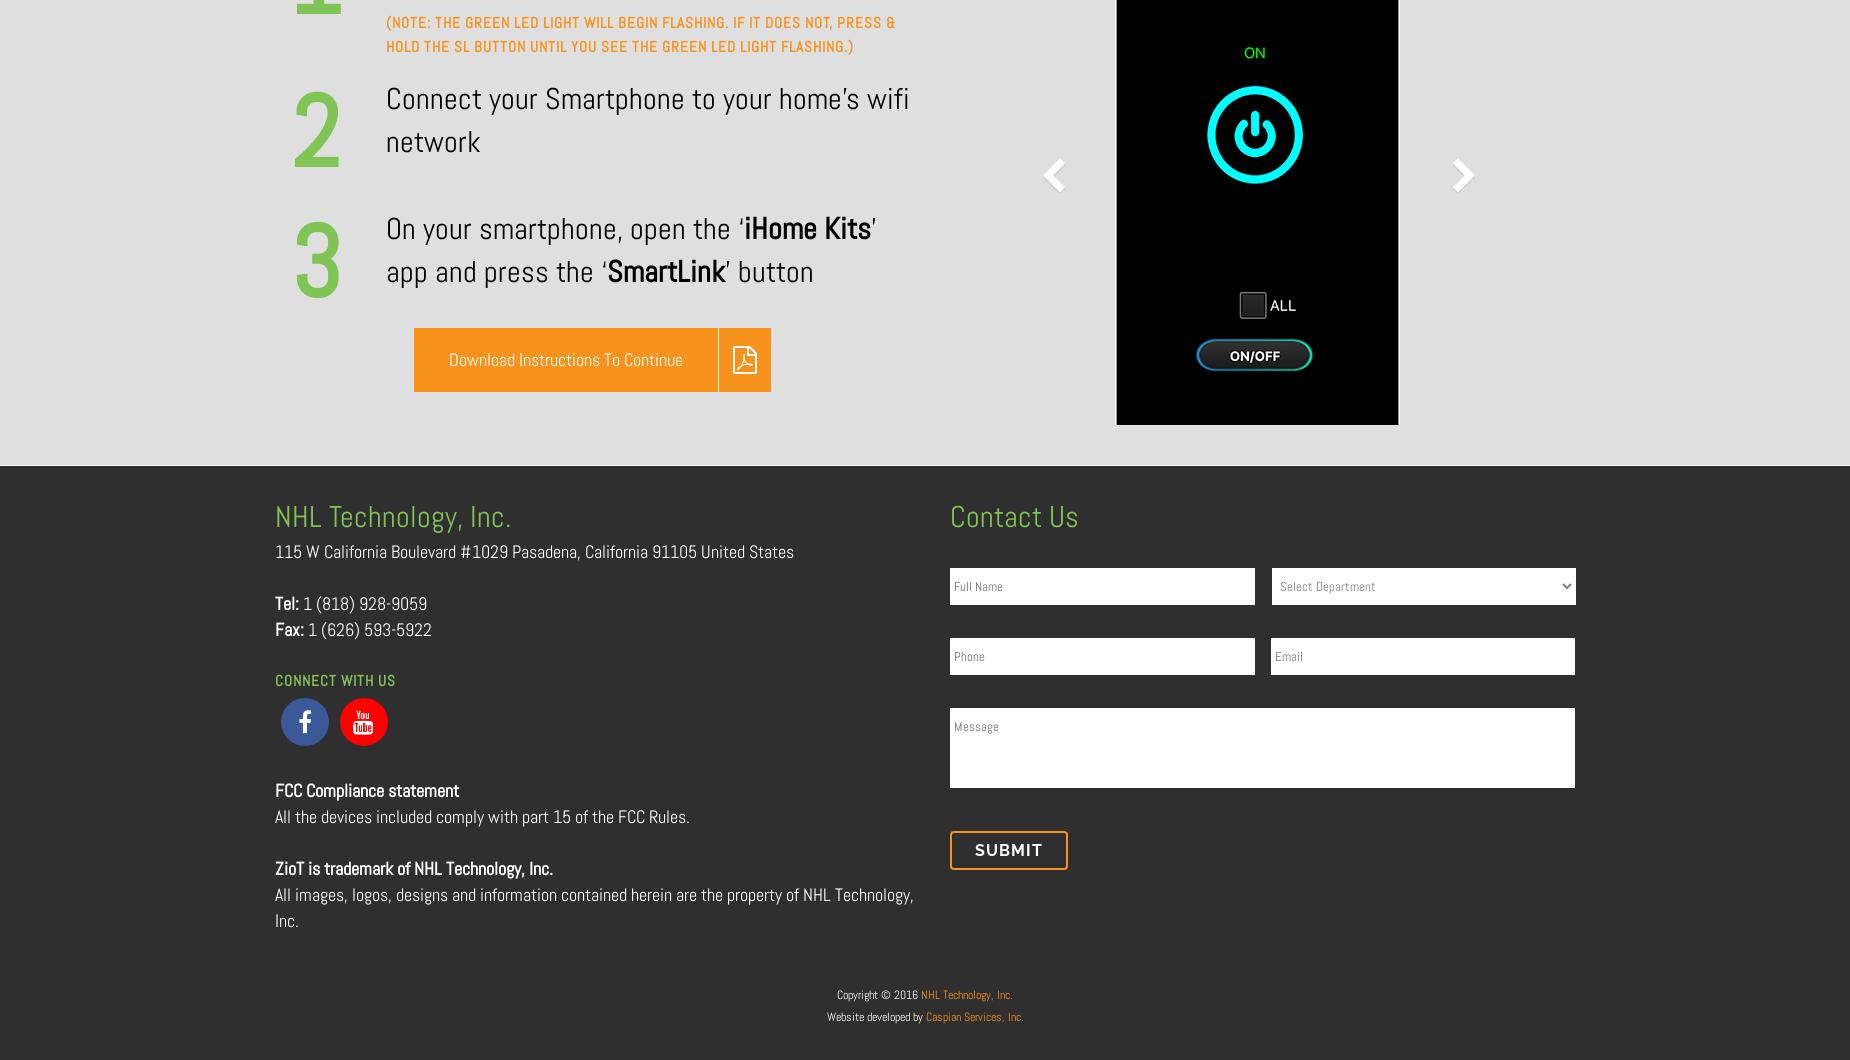 Image resolution: width=1850 pixels, height=1060 pixels. Describe the element at coordinates (273, 603) in the screenshot. I see `'Tel:'` at that location.